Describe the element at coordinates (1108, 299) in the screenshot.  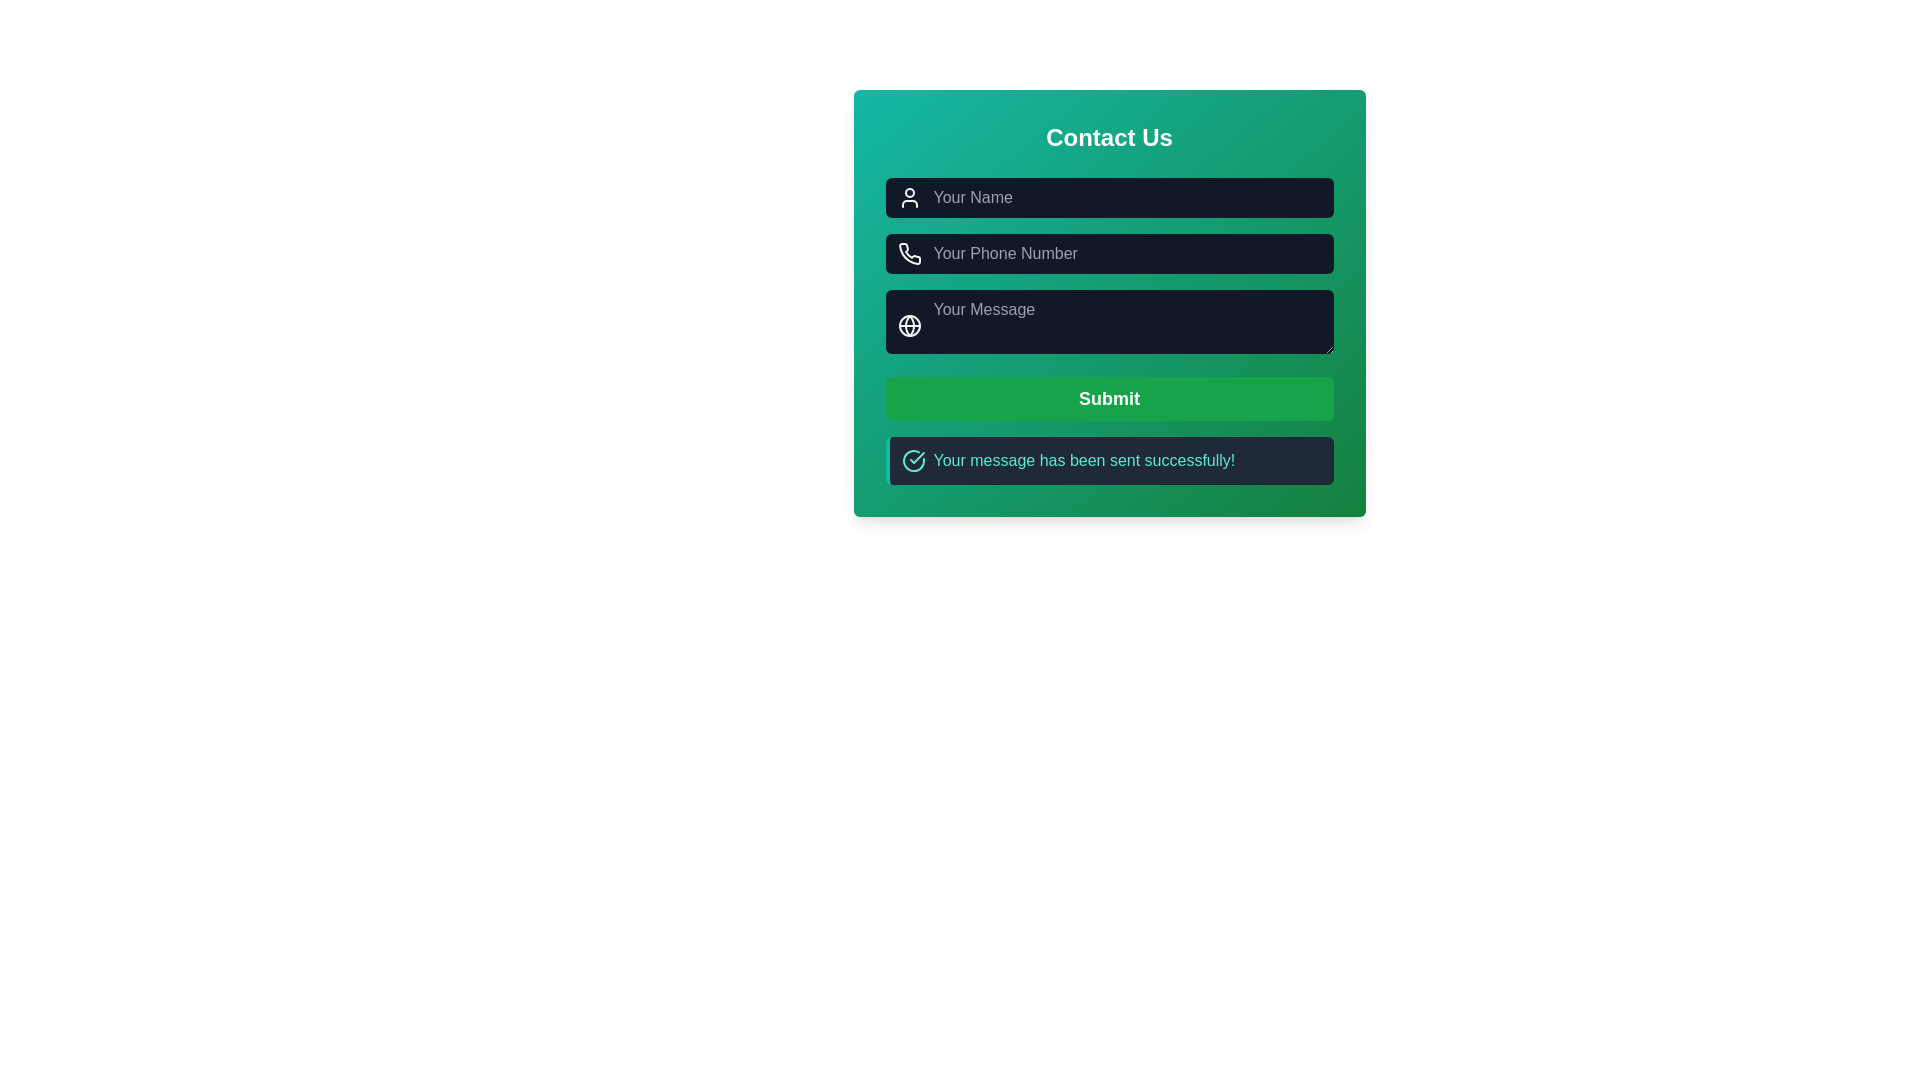
I see `to focus on the text input field located below the 'Your Phone Number' input and above the 'Submit' button in the 'Contact Us' form` at that location.